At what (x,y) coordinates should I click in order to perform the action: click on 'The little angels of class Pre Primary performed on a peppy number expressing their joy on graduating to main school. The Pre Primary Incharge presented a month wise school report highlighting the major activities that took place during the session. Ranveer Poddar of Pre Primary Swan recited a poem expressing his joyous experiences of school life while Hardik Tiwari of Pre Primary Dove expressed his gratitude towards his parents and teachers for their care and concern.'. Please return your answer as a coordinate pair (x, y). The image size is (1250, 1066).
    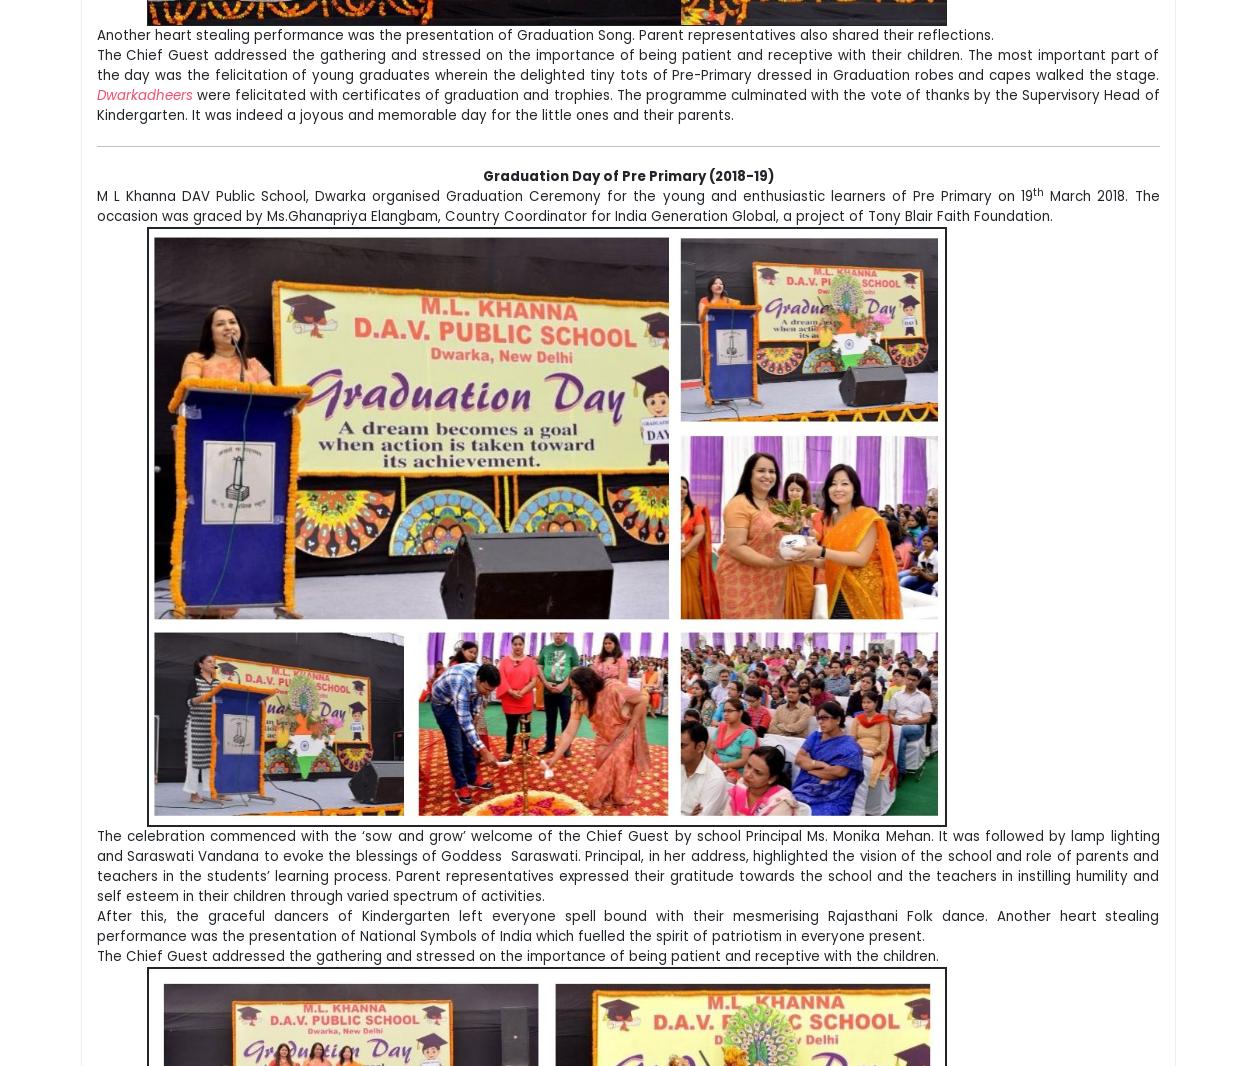
    Looking at the image, I should click on (94, 166).